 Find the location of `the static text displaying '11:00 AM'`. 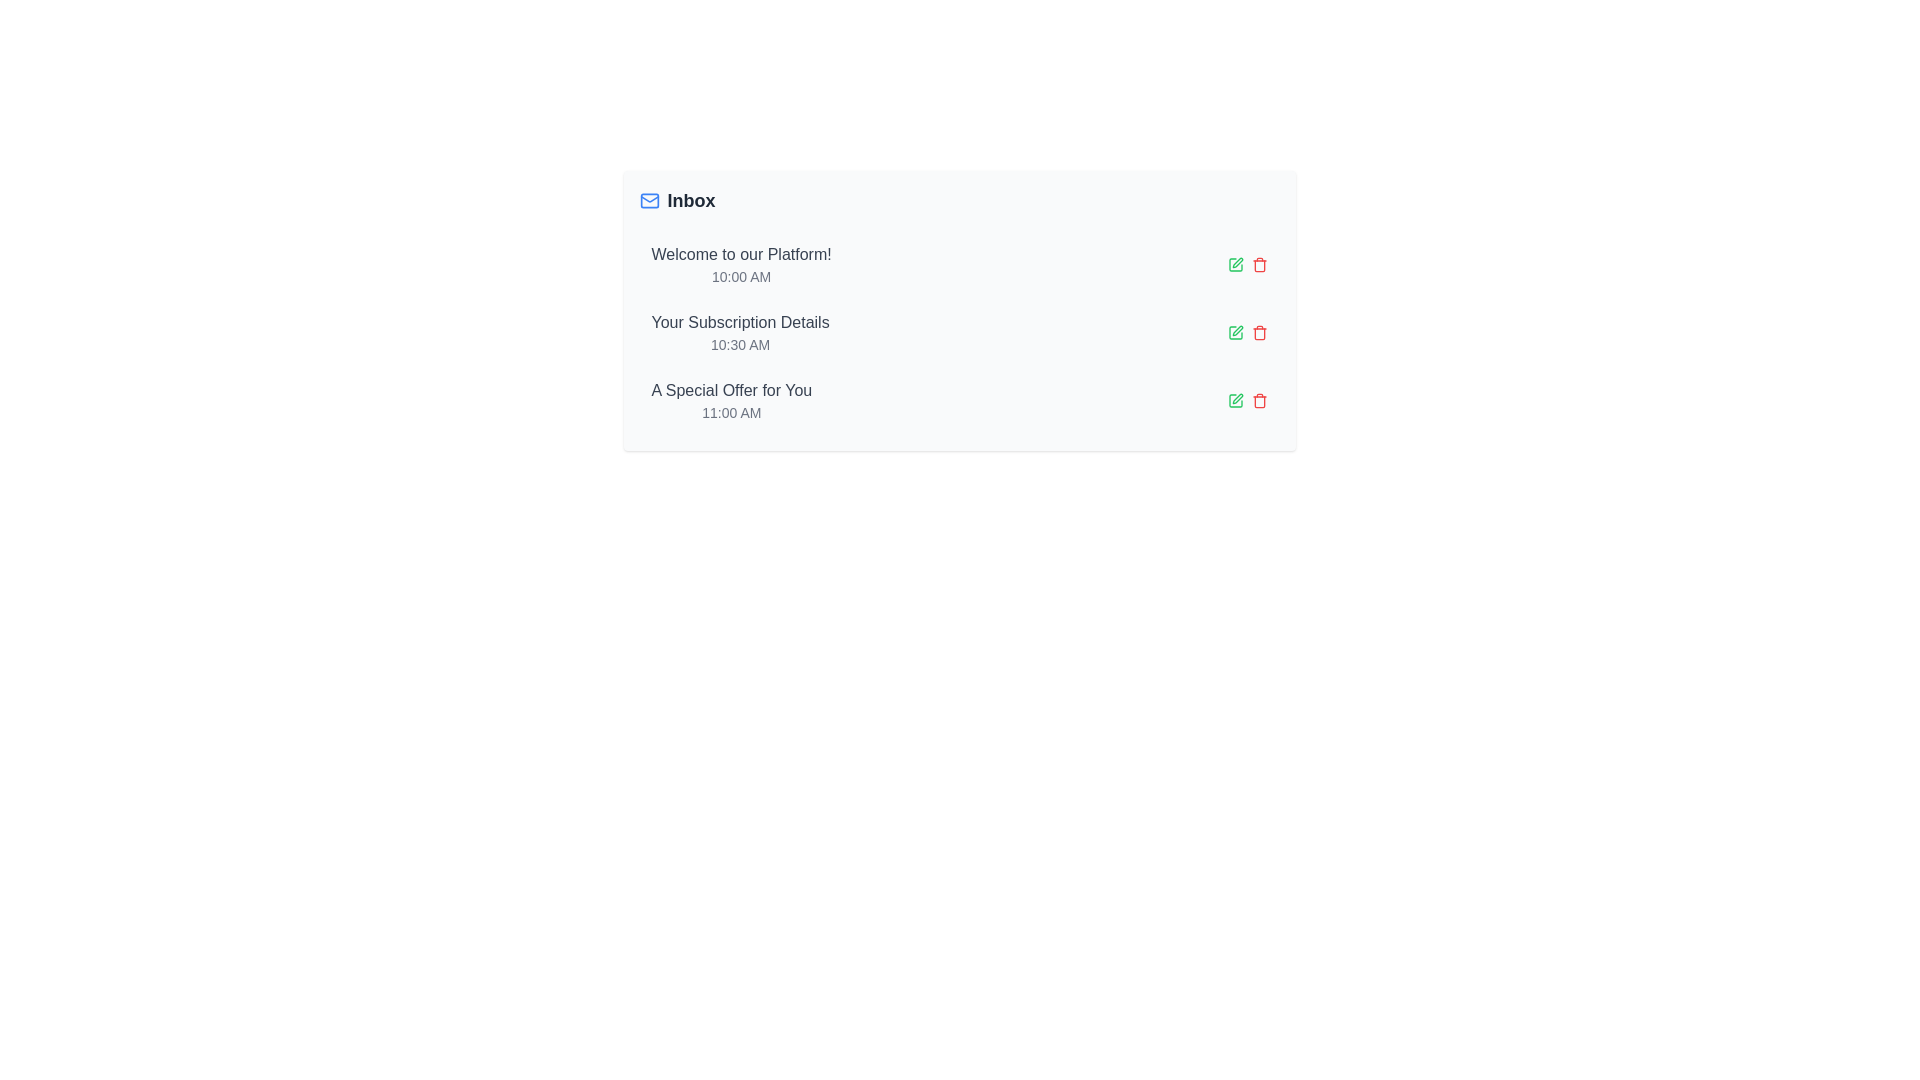

the static text displaying '11:00 AM' is located at coordinates (730, 411).